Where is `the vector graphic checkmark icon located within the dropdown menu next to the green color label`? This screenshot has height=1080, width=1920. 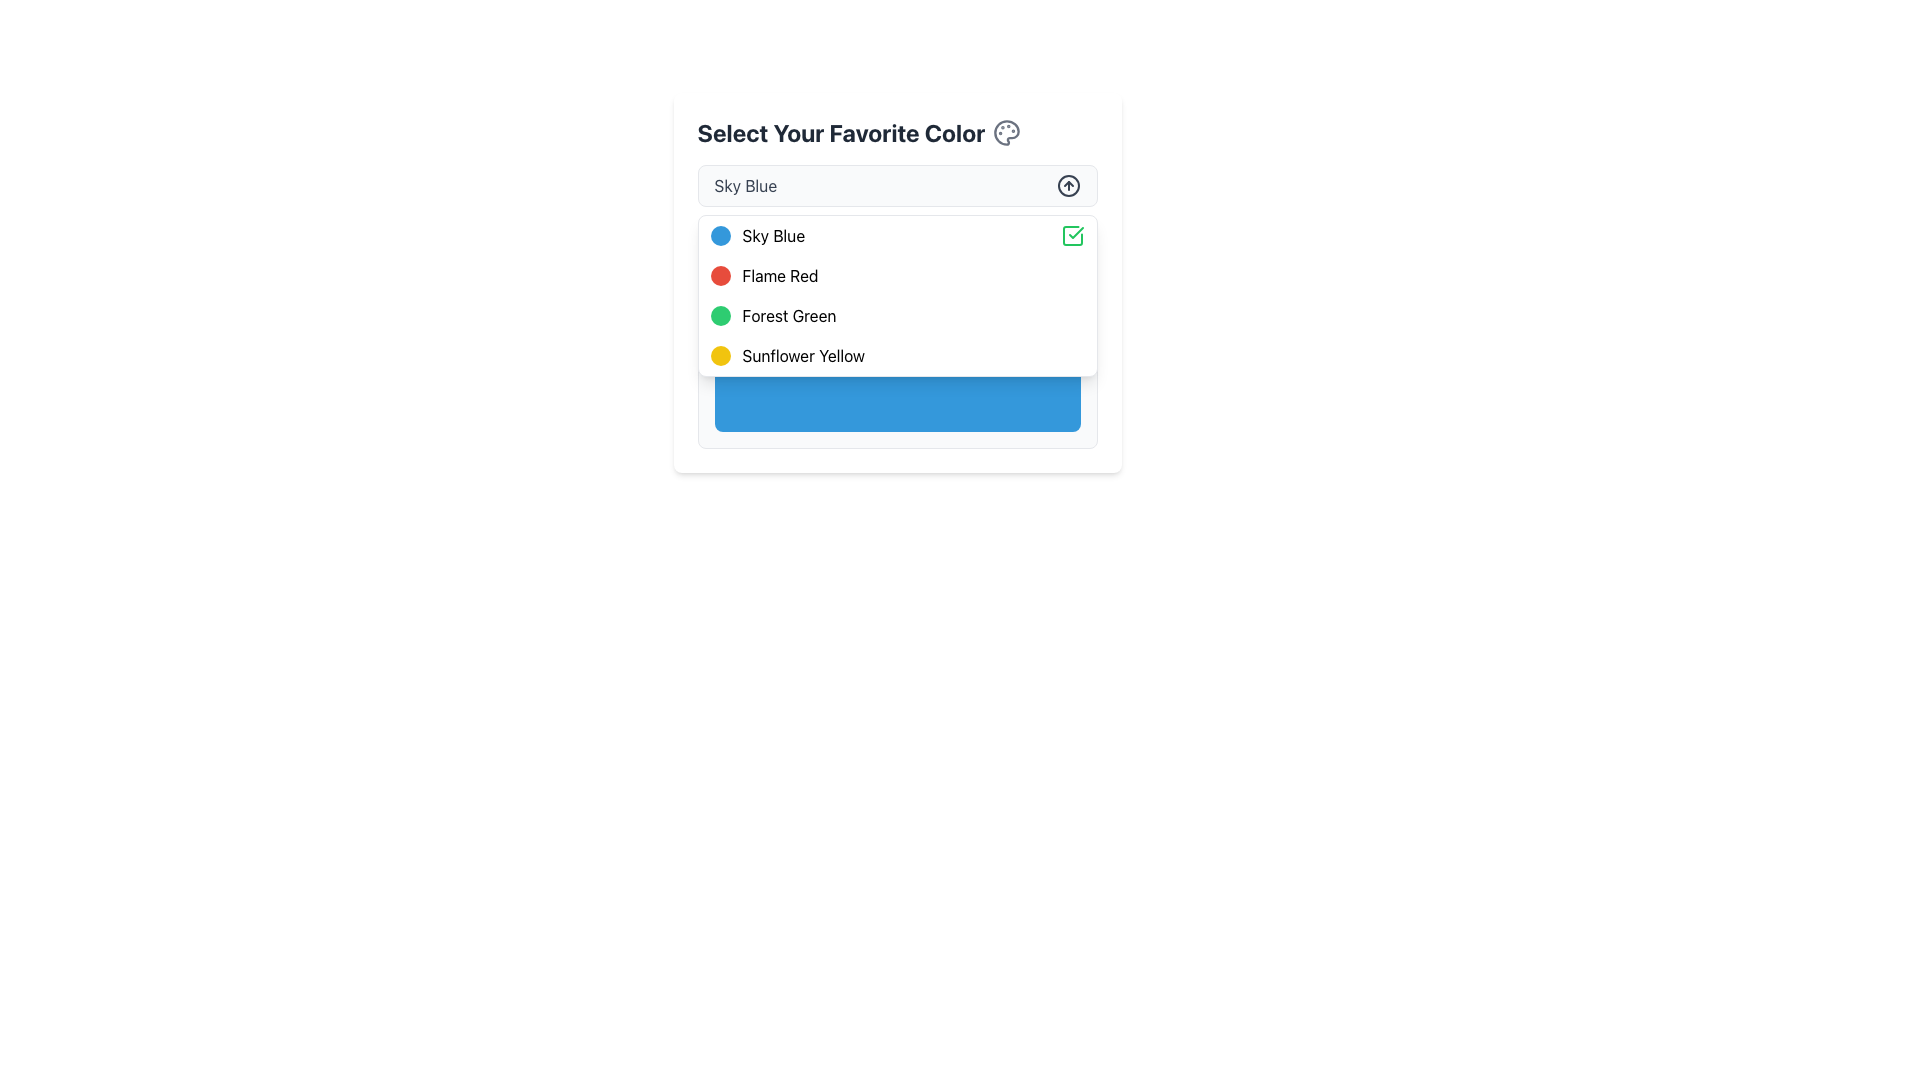
the vector graphic checkmark icon located within the dropdown menu next to the green color label is located at coordinates (1074, 231).